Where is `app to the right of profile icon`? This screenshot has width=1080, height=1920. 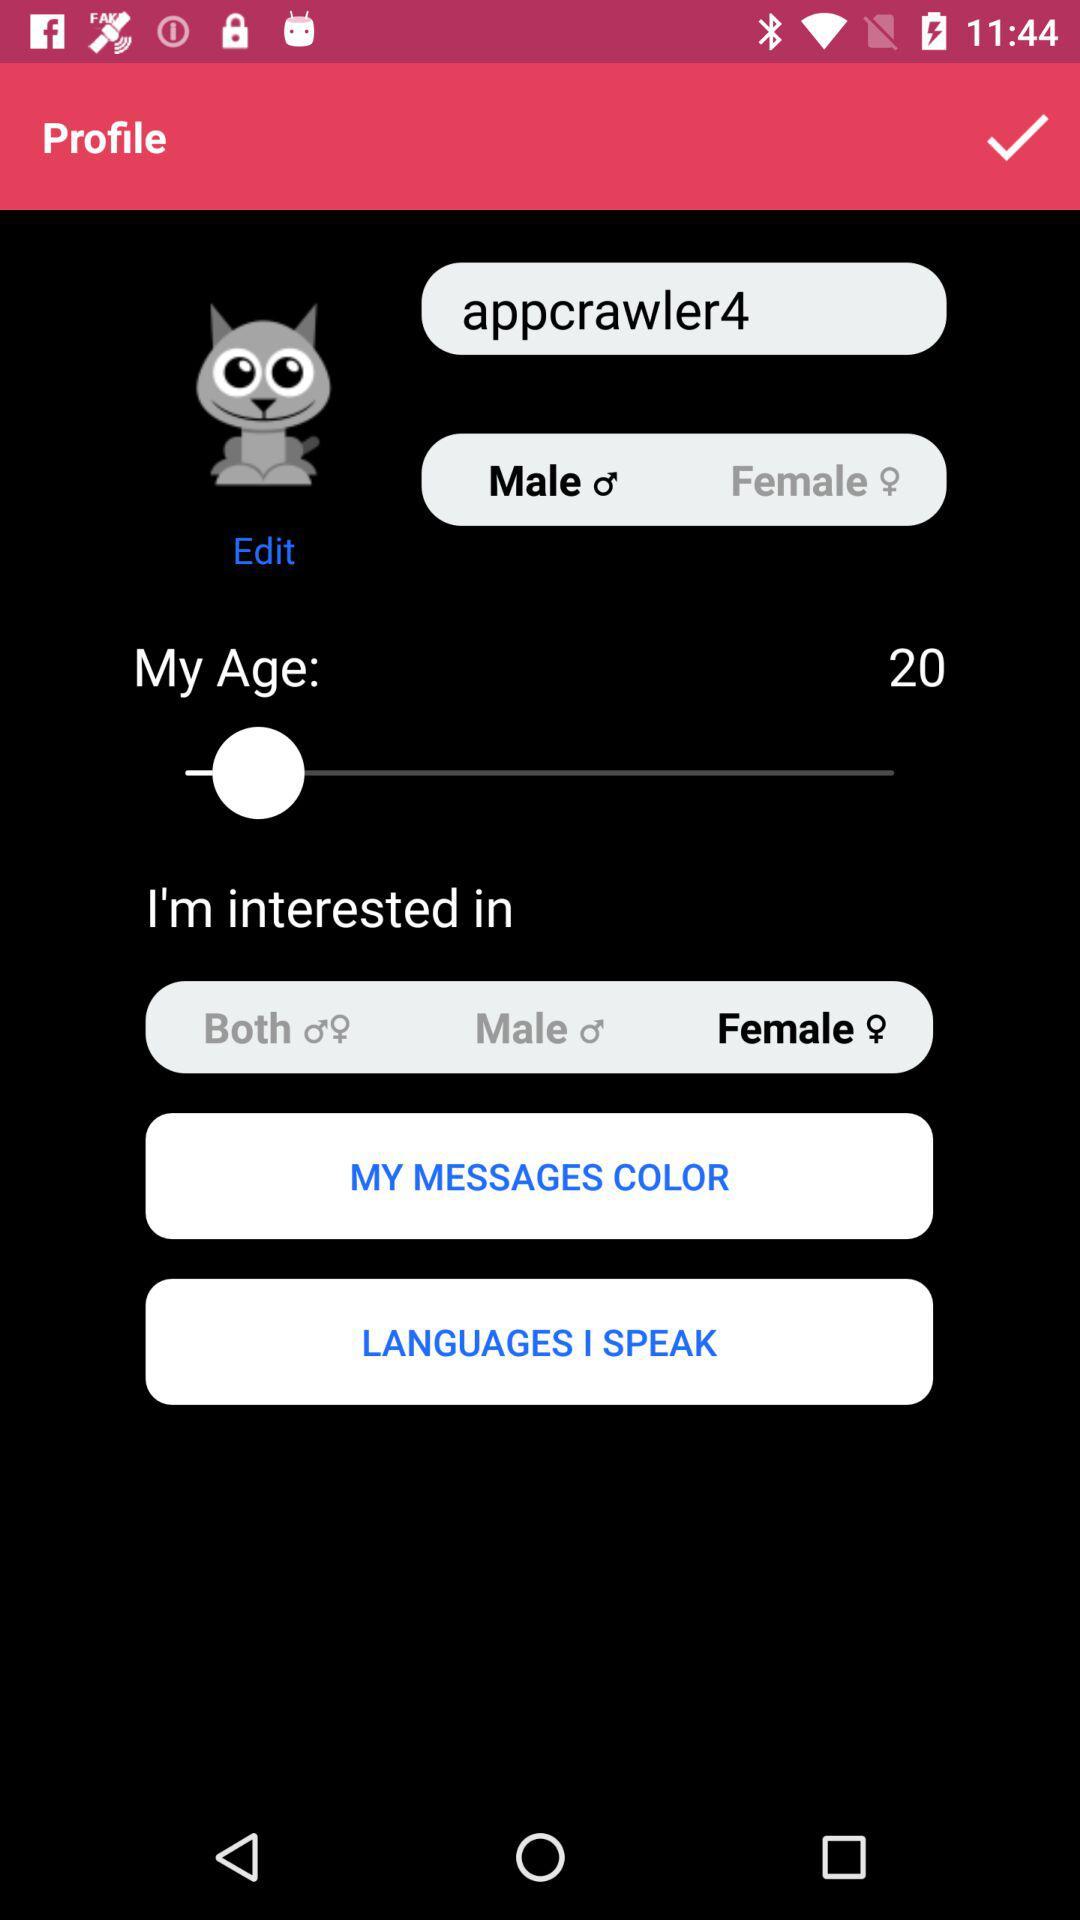 app to the right of profile icon is located at coordinates (1017, 135).